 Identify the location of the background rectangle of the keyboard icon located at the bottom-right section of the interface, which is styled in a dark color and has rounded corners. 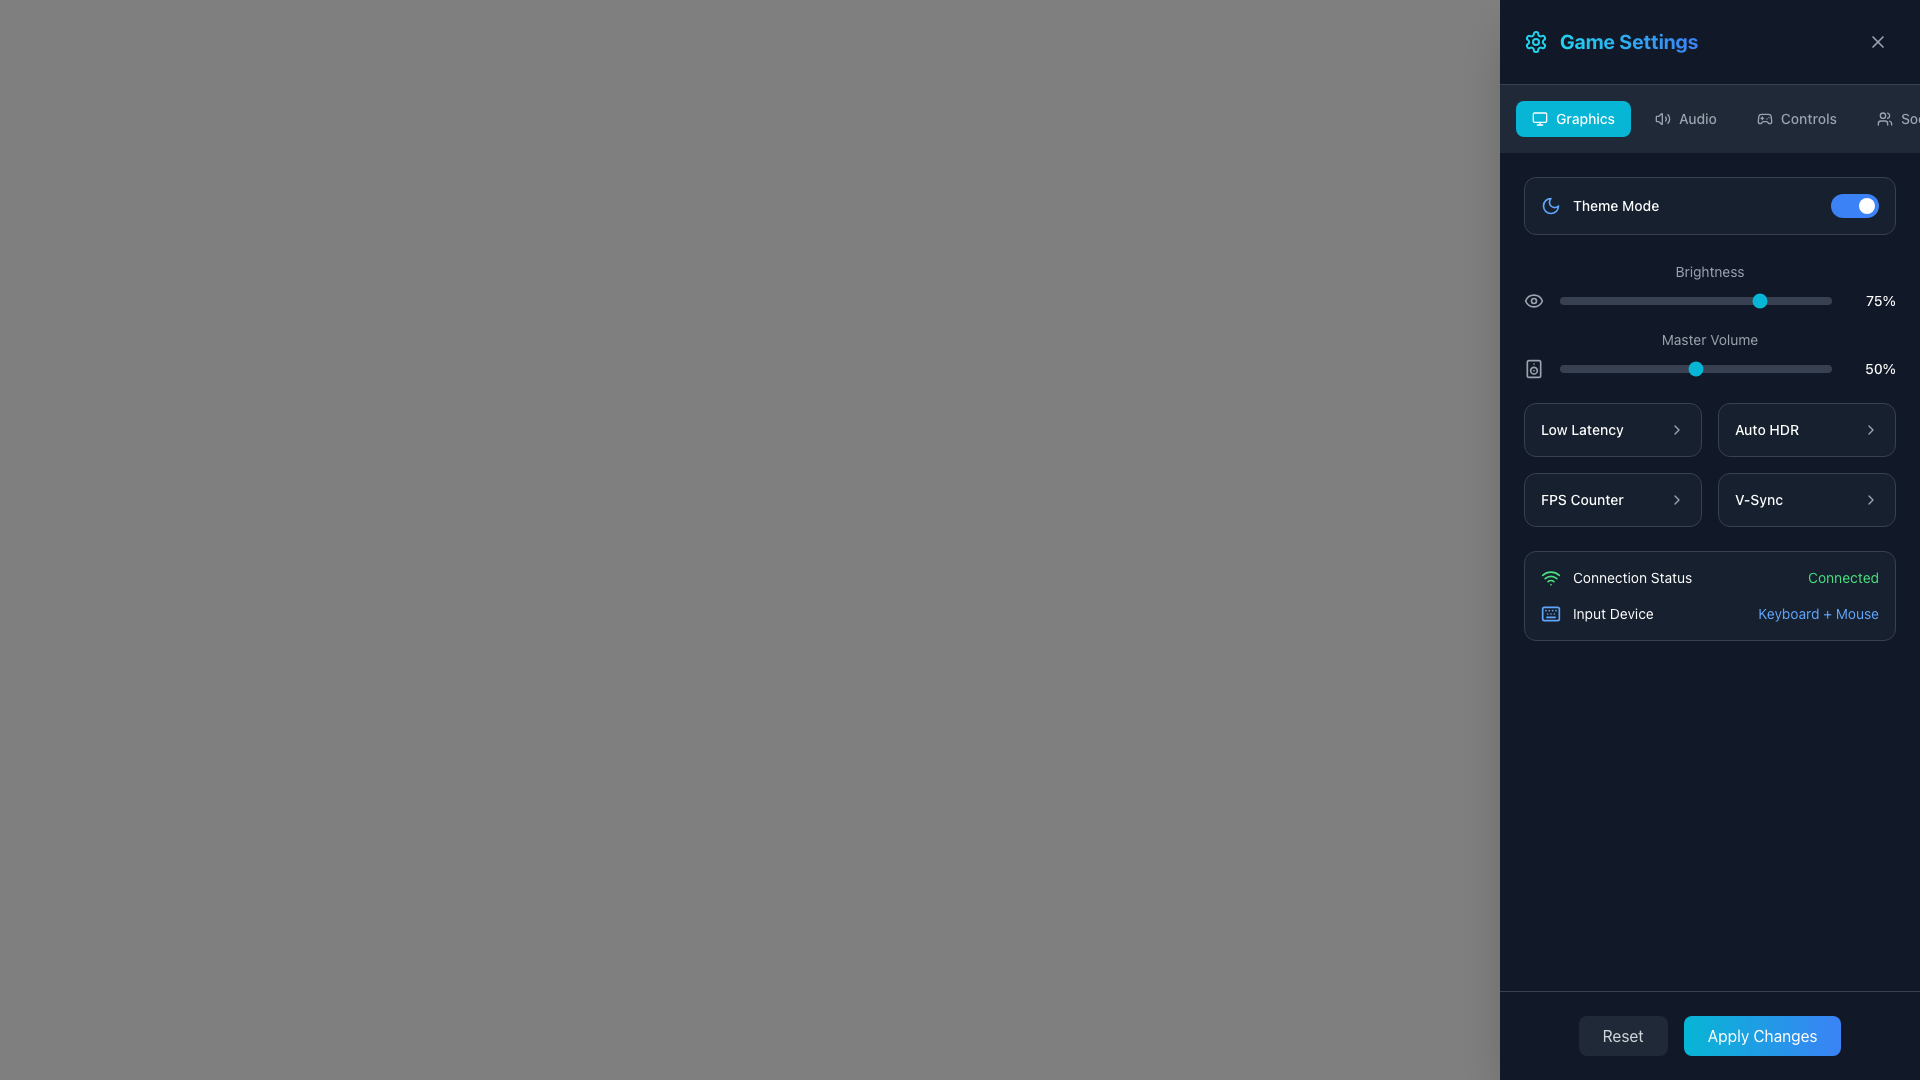
(1549, 612).